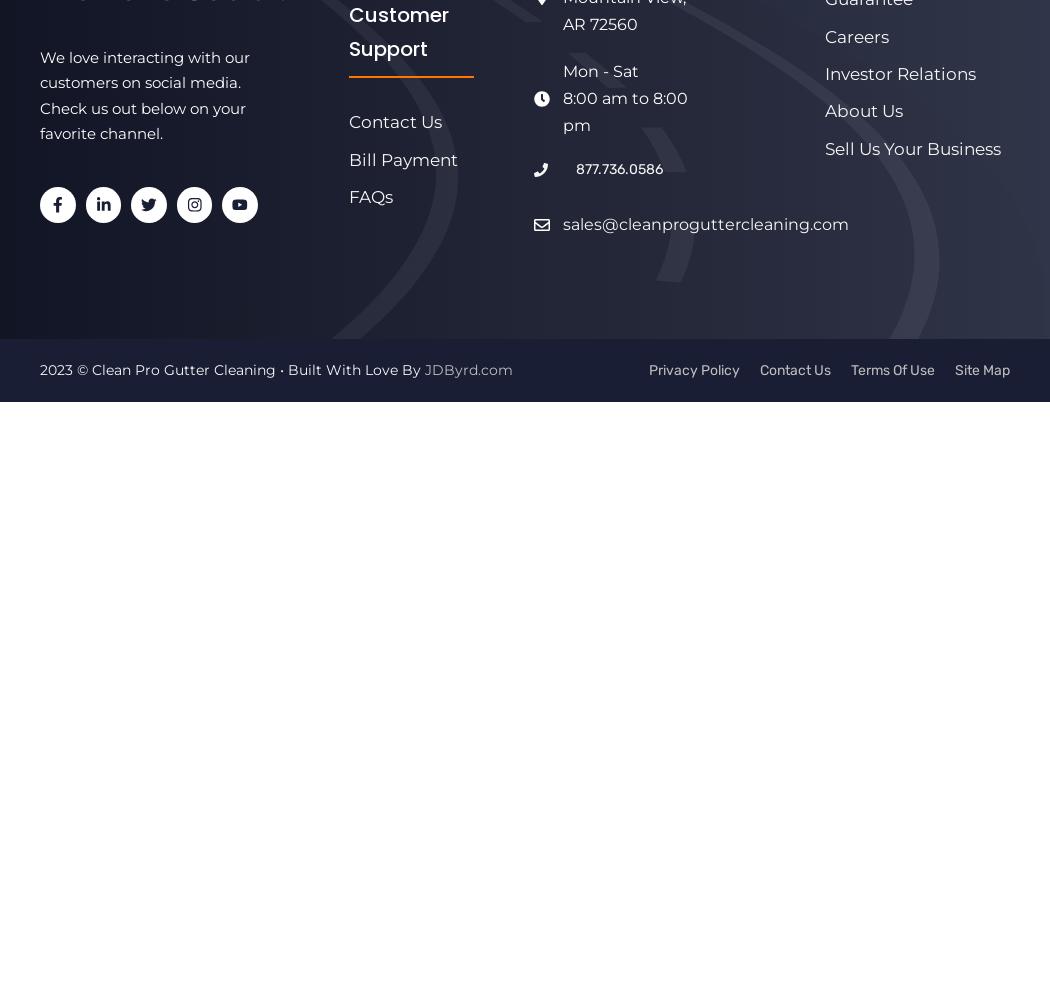  What do you see at coordinates (39, 94) in the screenshot?
I see `'We love interacting with our customers on social media. Check us out below on your favorite channel.'` at bounding box center [39, 94].